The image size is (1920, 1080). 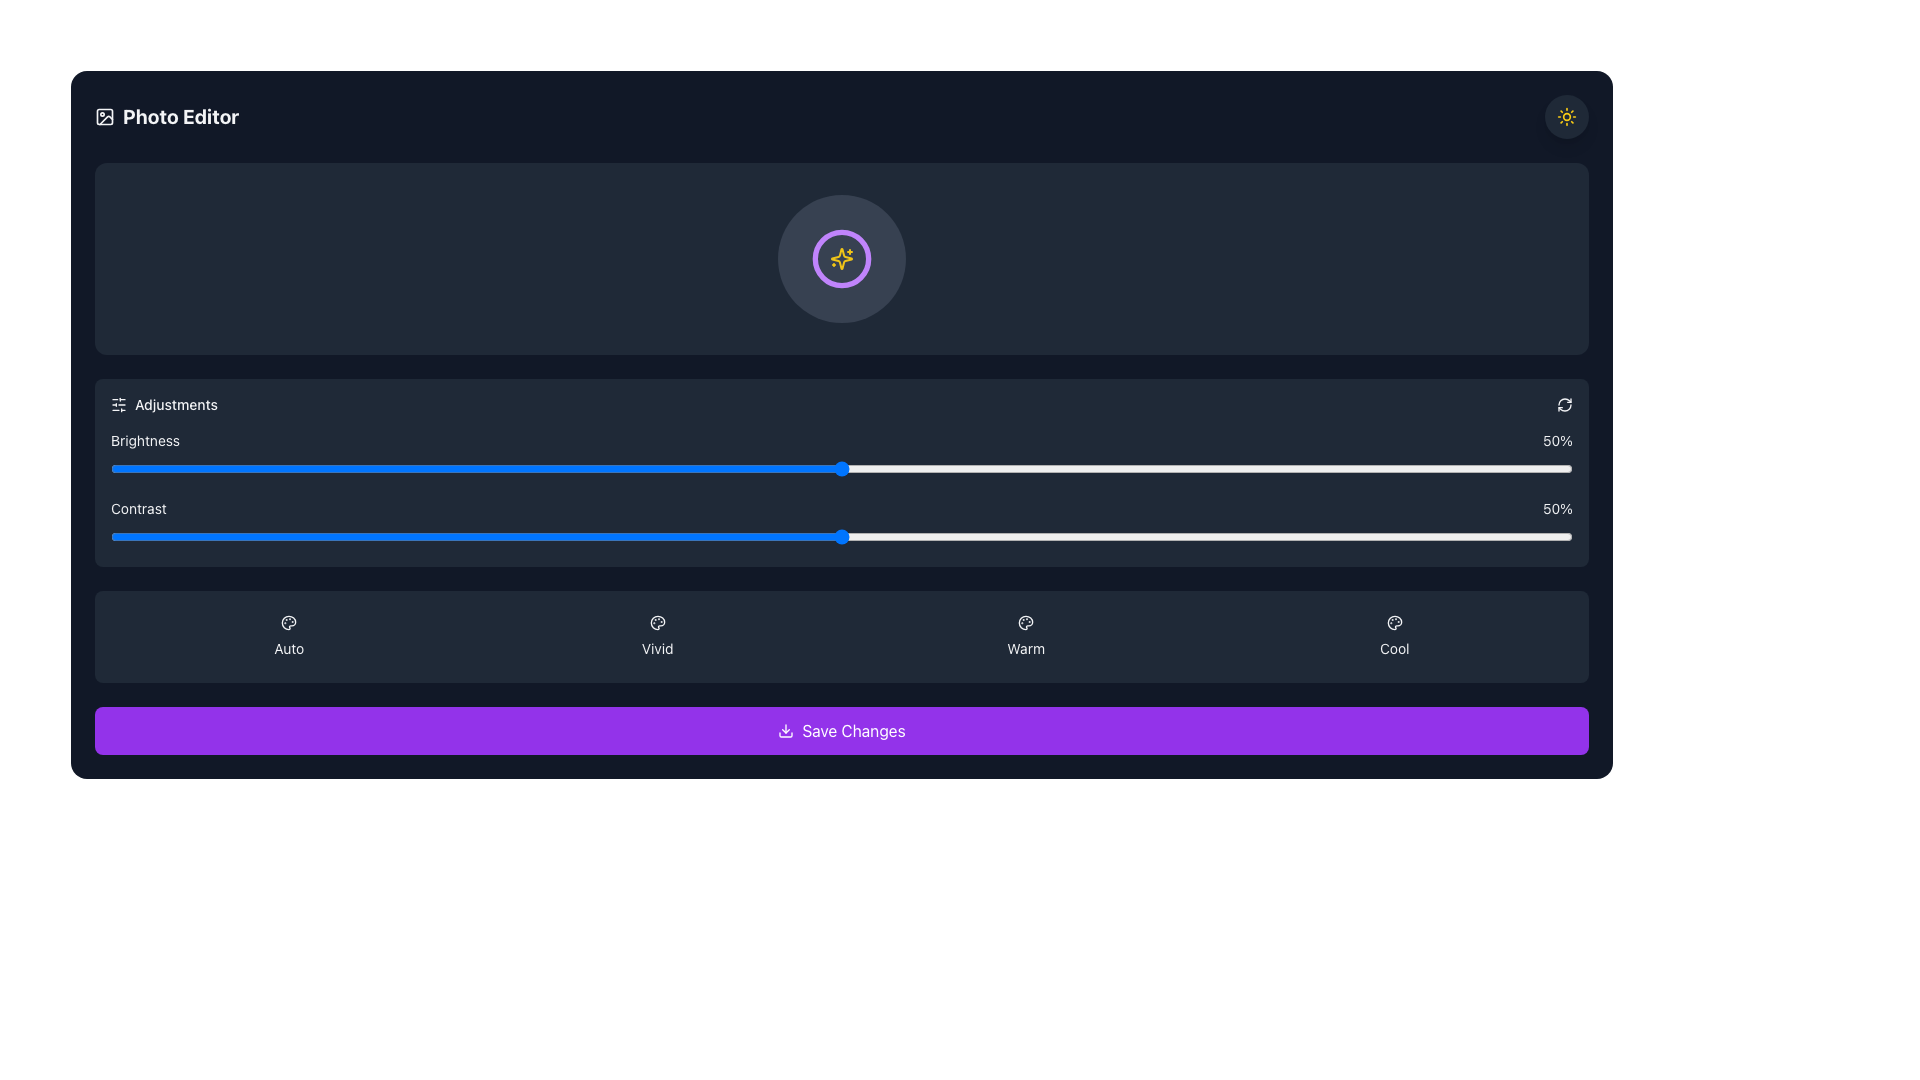 What do you see at coordinates (657, 636) in the screenshot?
I see `the 'Vivid' button located in the bottom row of buttons` at bounding box center [657, 636].